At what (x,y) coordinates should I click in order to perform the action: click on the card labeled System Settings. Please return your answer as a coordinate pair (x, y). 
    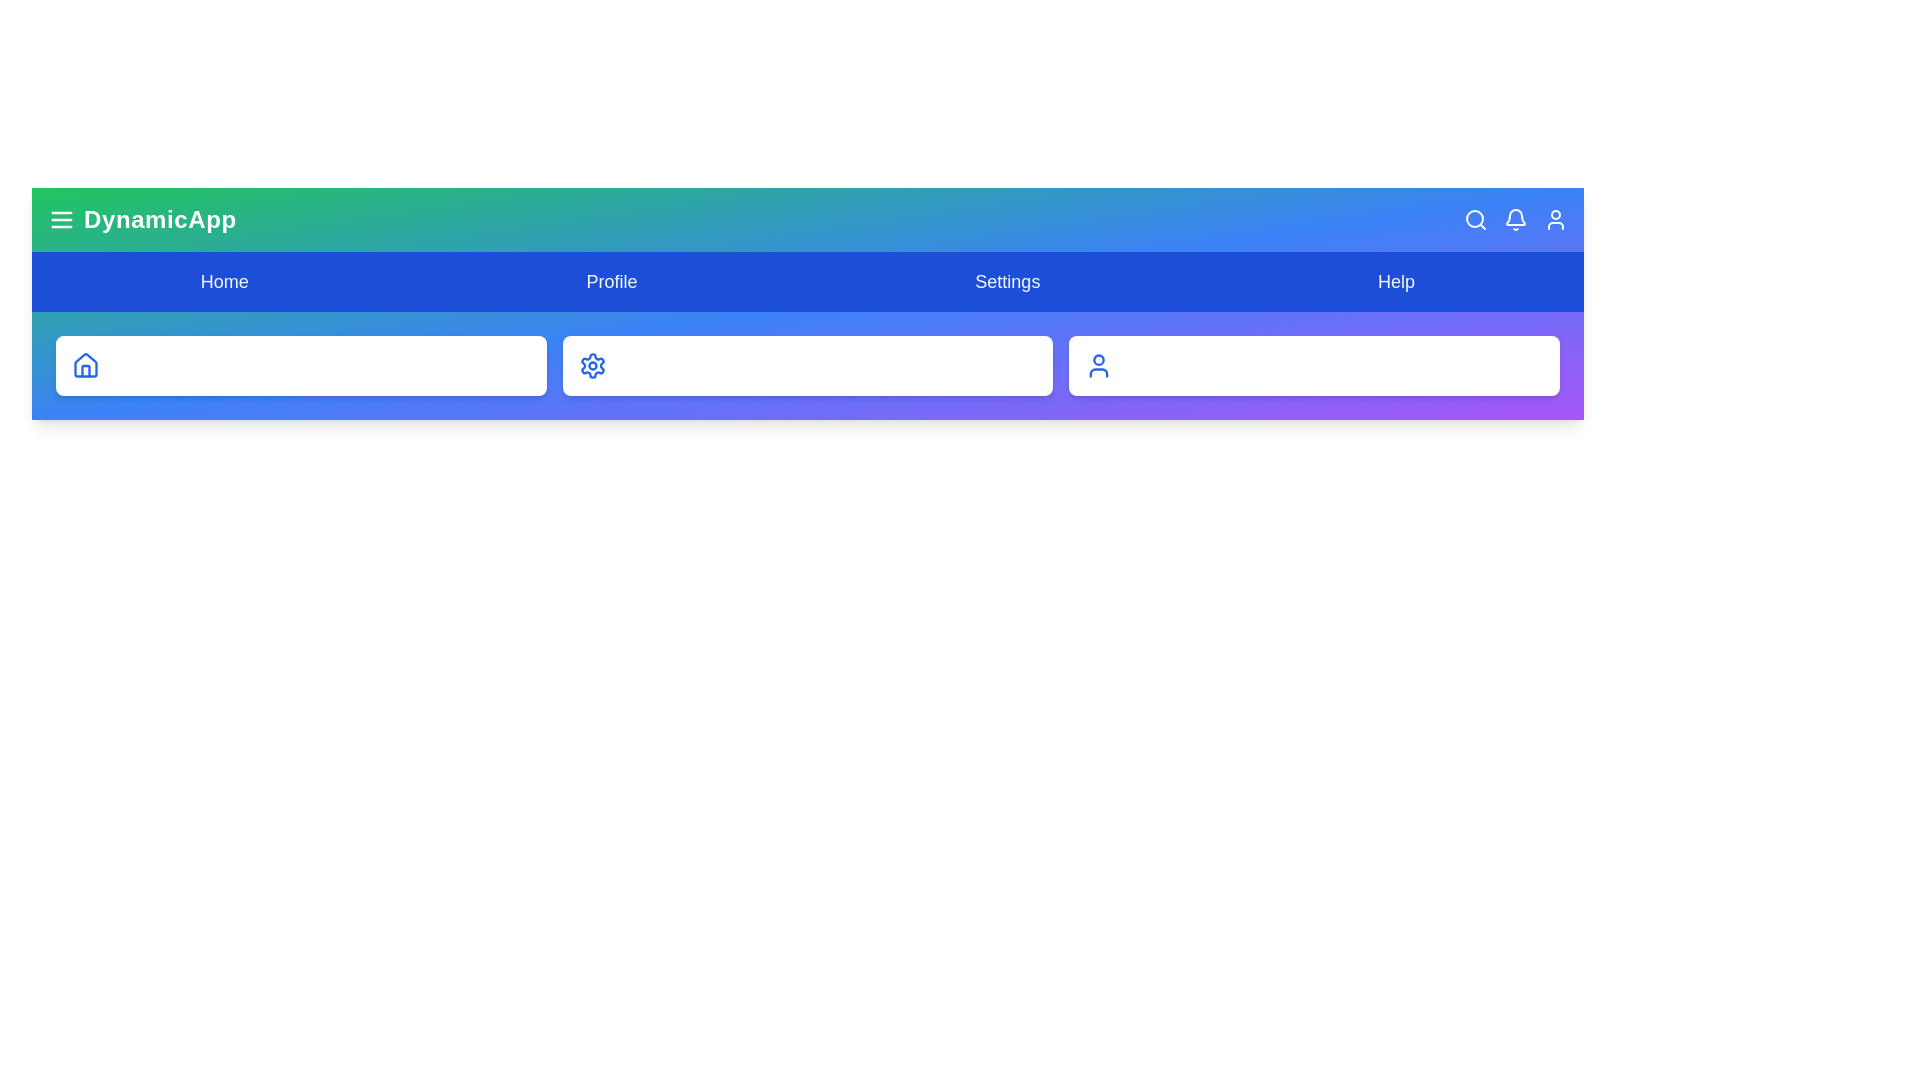
    Looking at the image, I should click on (807, 366).